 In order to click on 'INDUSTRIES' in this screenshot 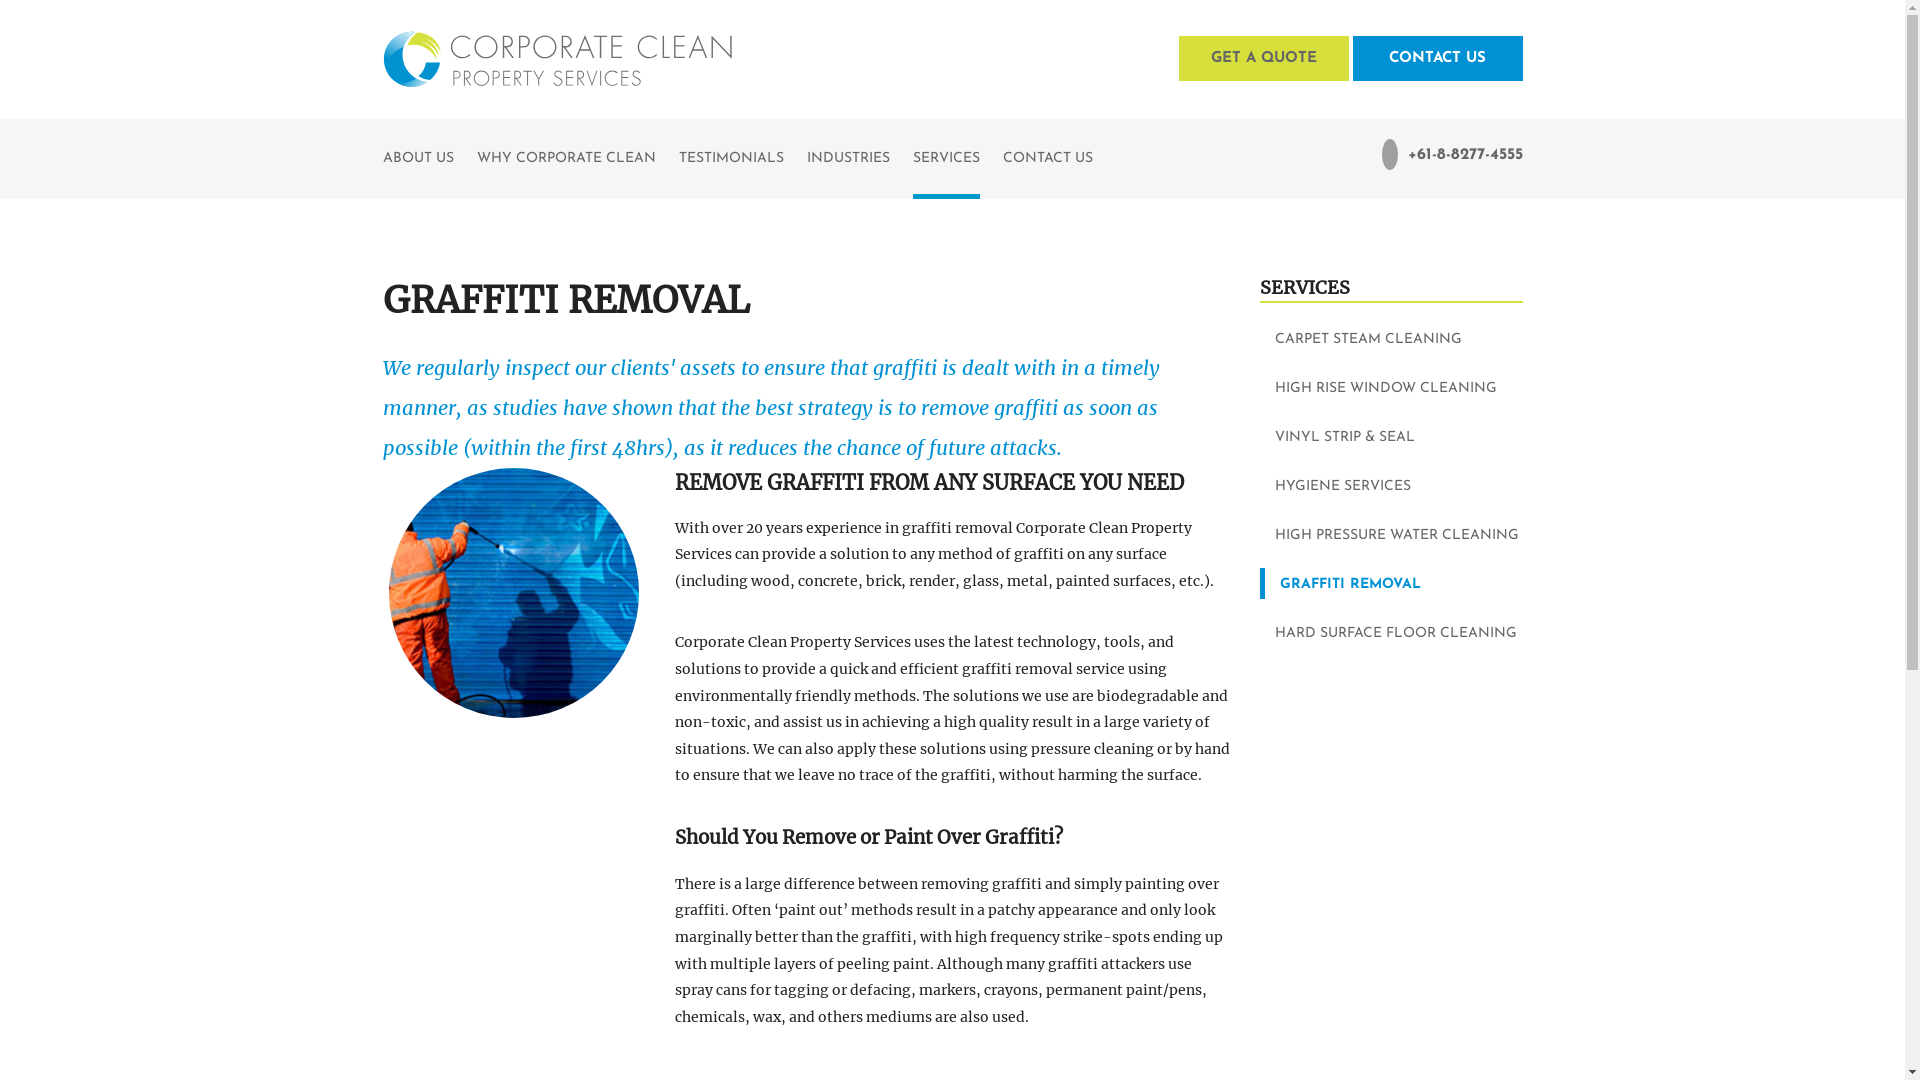, I will do `click(847, 157)`.